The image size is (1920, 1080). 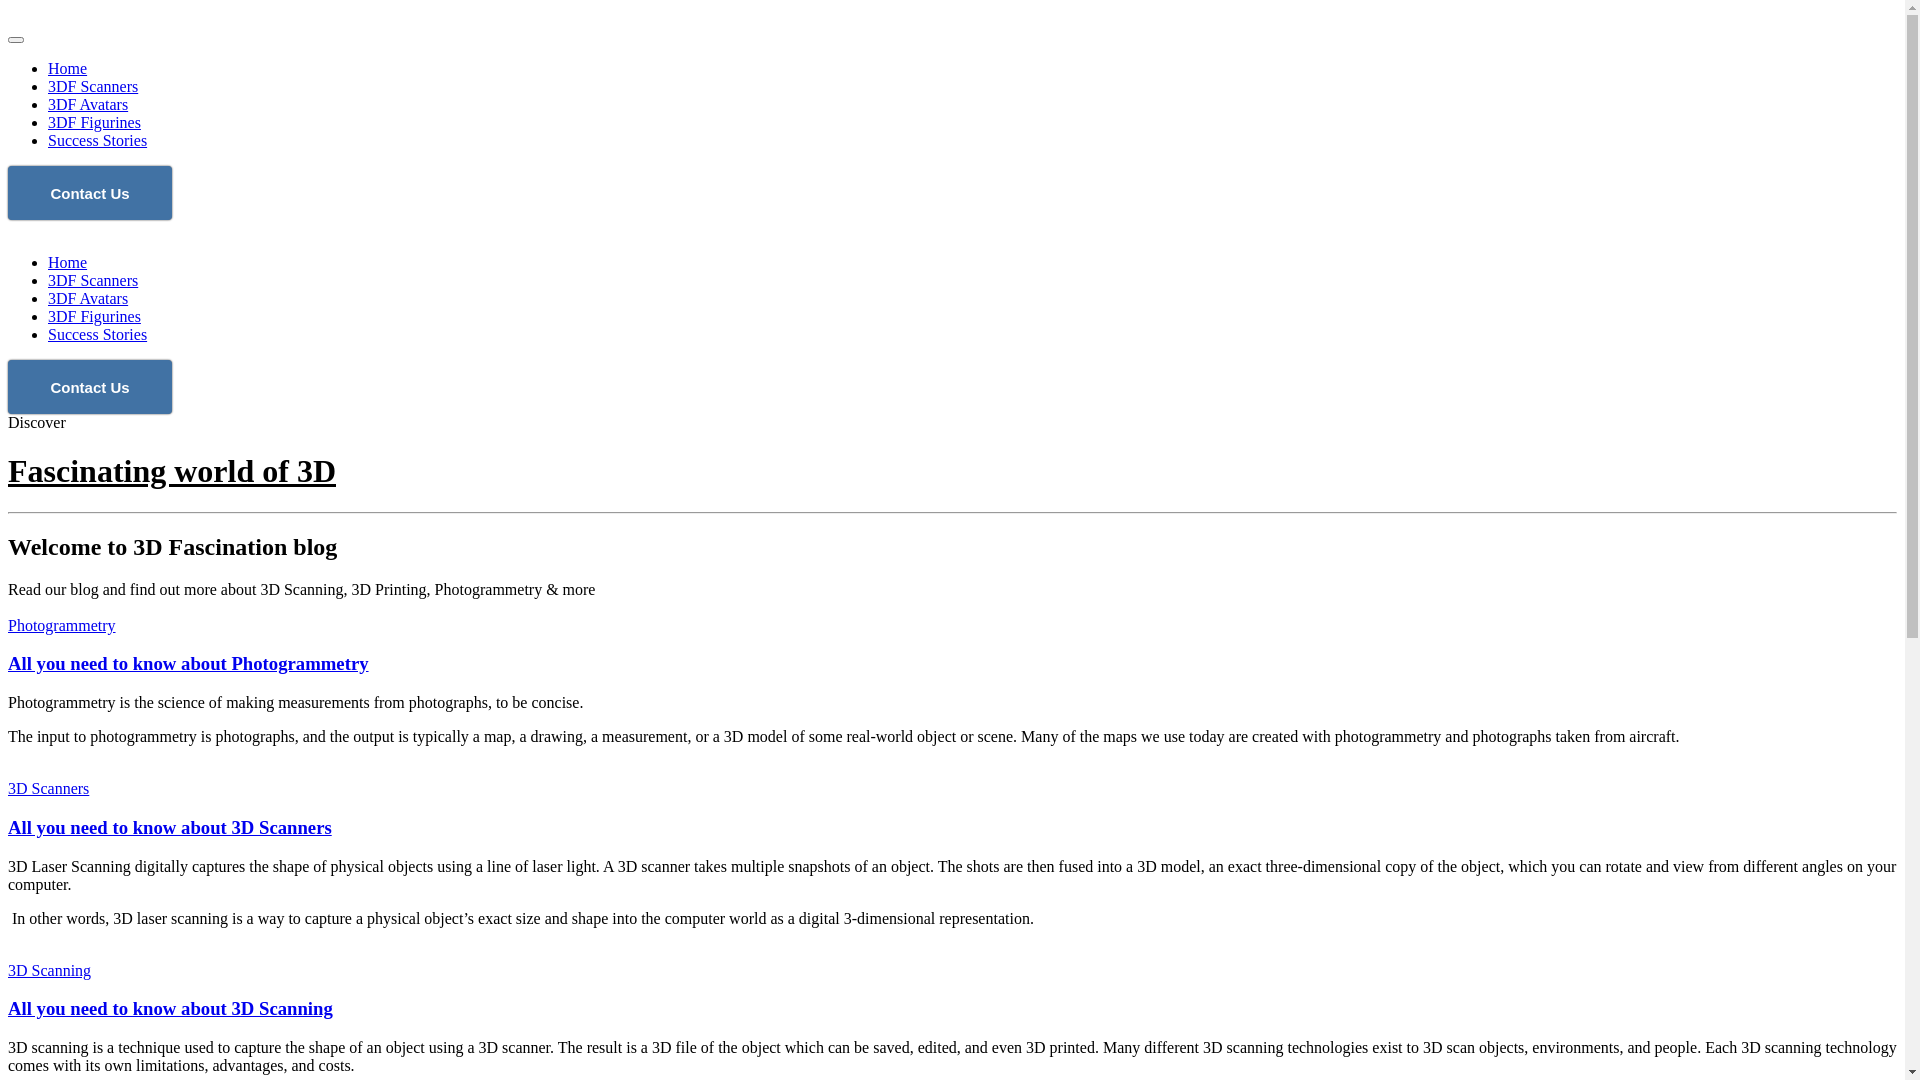 I want to click on 'Contact Us', so click(x=89, y=386).